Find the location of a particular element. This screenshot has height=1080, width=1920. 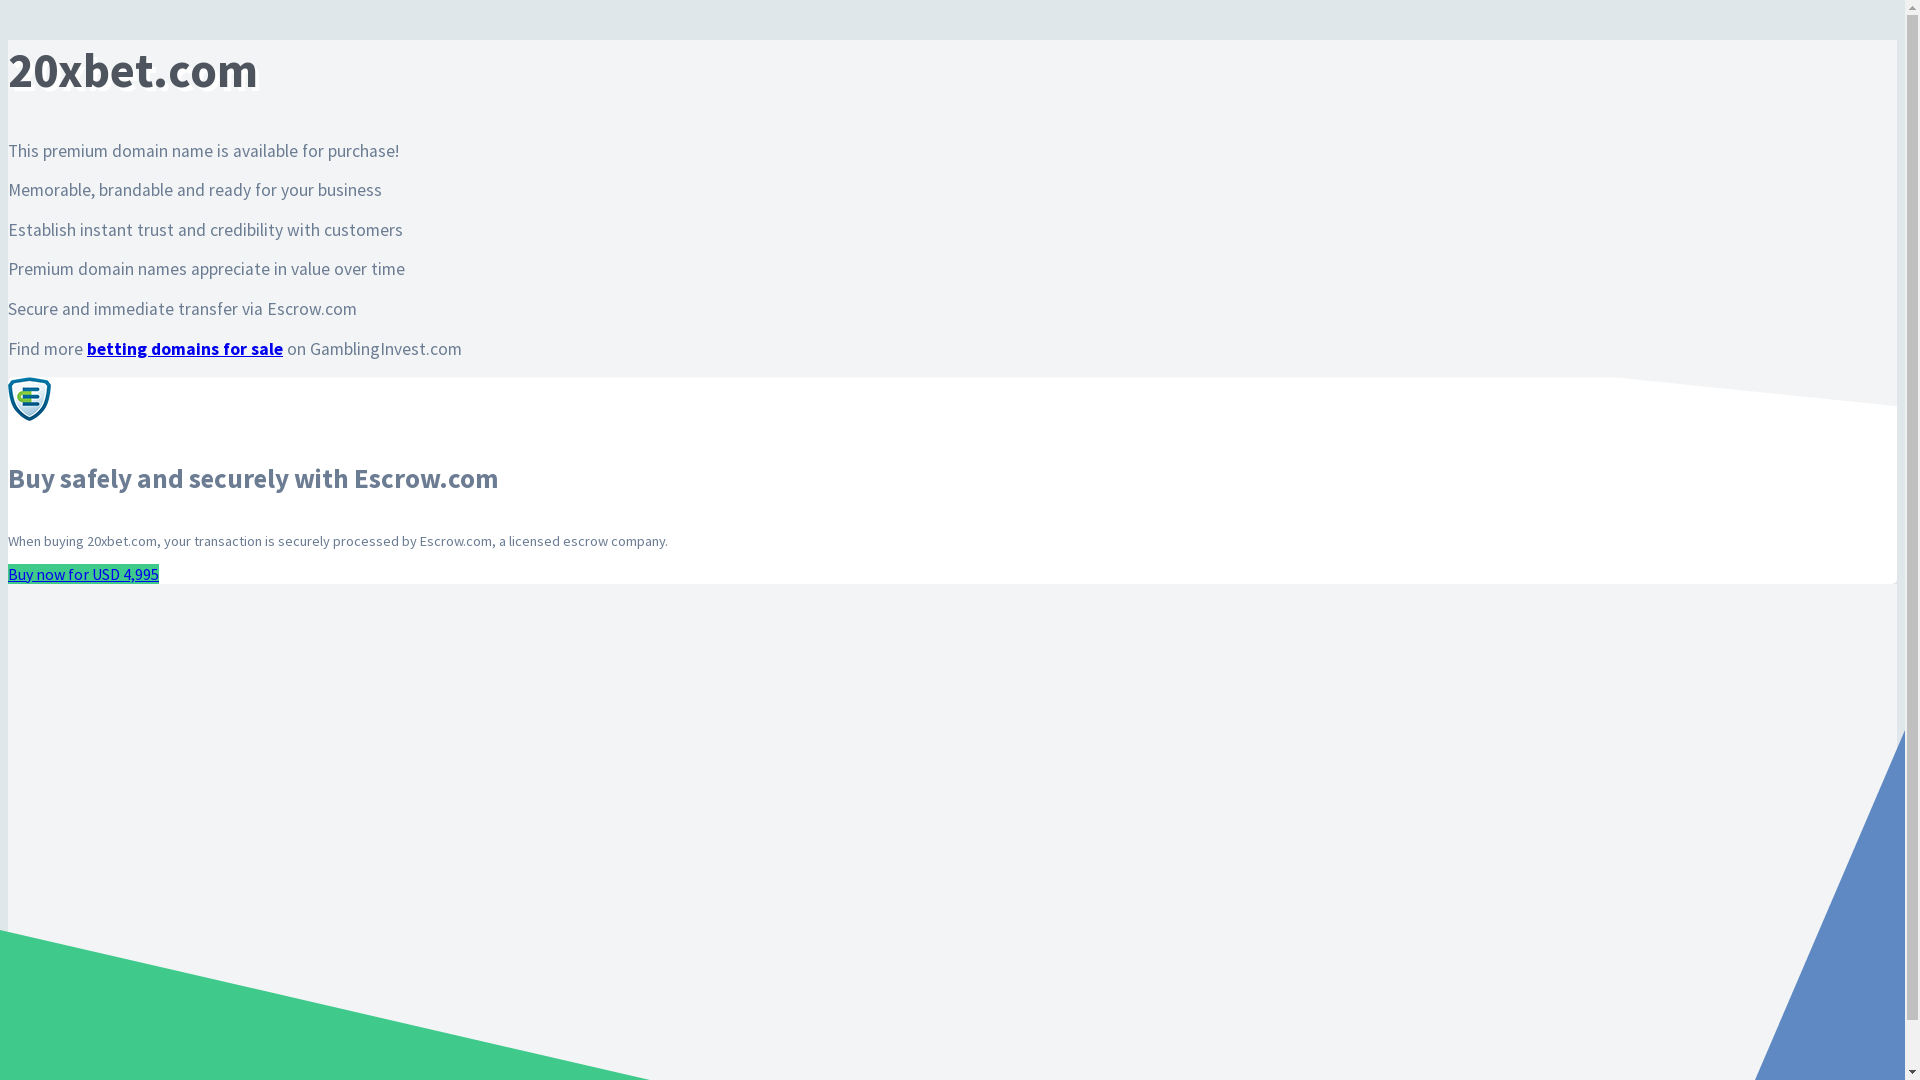

'Buy now for USD 4,995' is located at coordinates (82, 574).